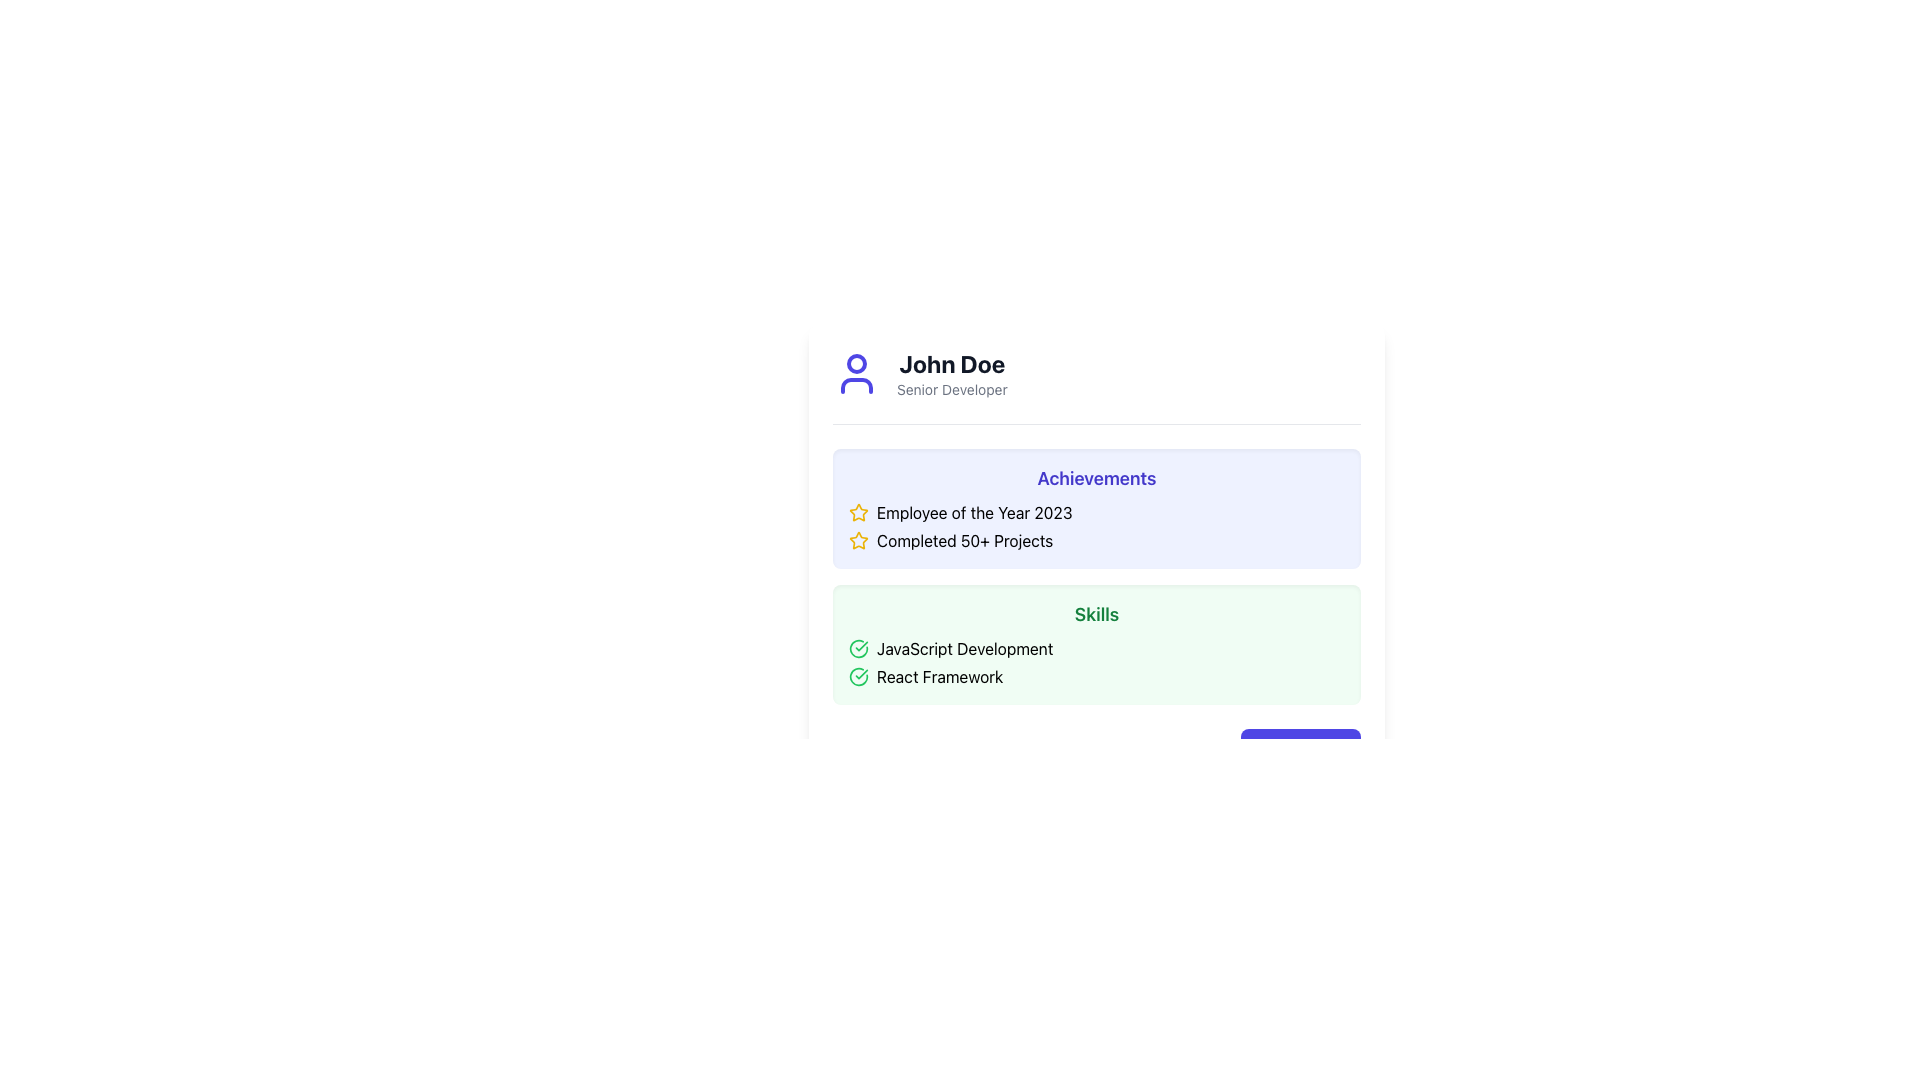  What do you see at coordinates (859, 540) in the screenshot?
I see `the vibrant star-shaped icon with a yellow border located beside the text 'Completed 50+ Projects'` at bounding box center [859, 540].